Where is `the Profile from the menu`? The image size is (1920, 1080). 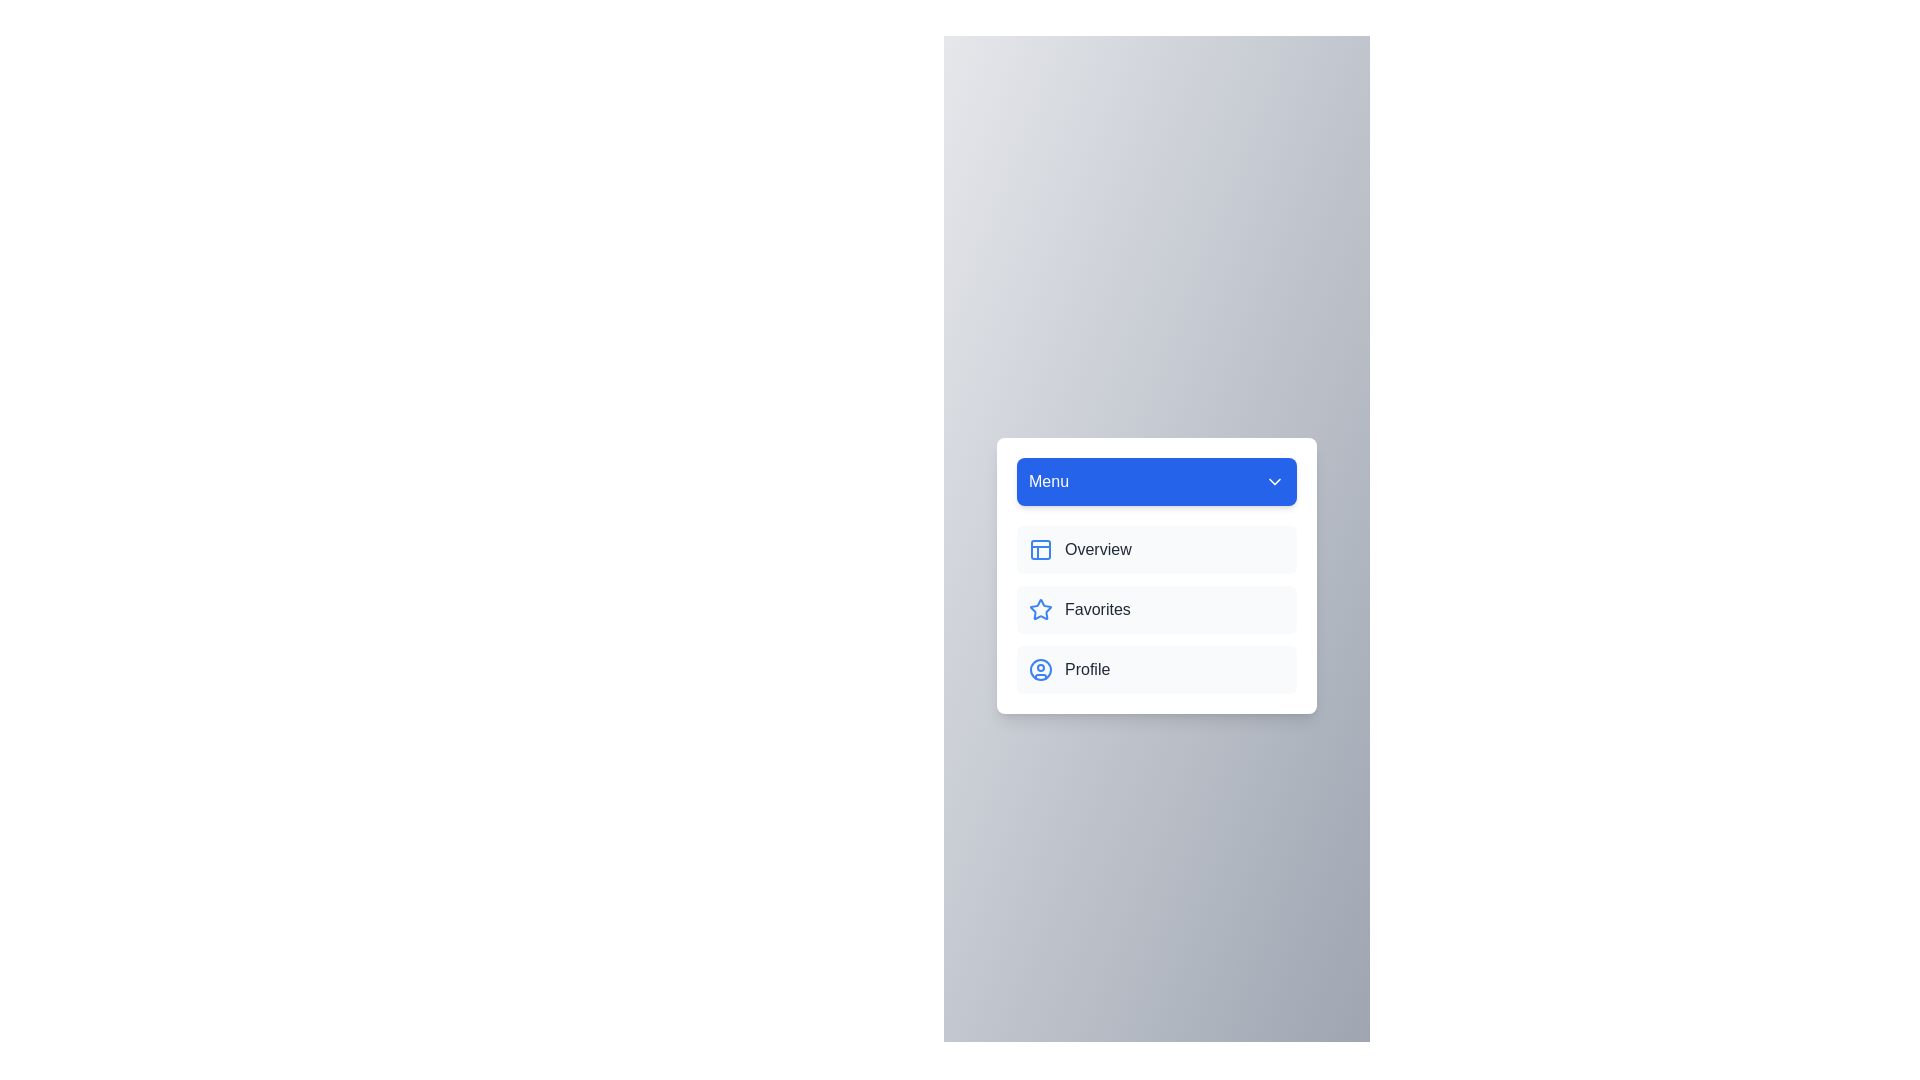 the Profile from the menu is located at coordinates (1156, 670).